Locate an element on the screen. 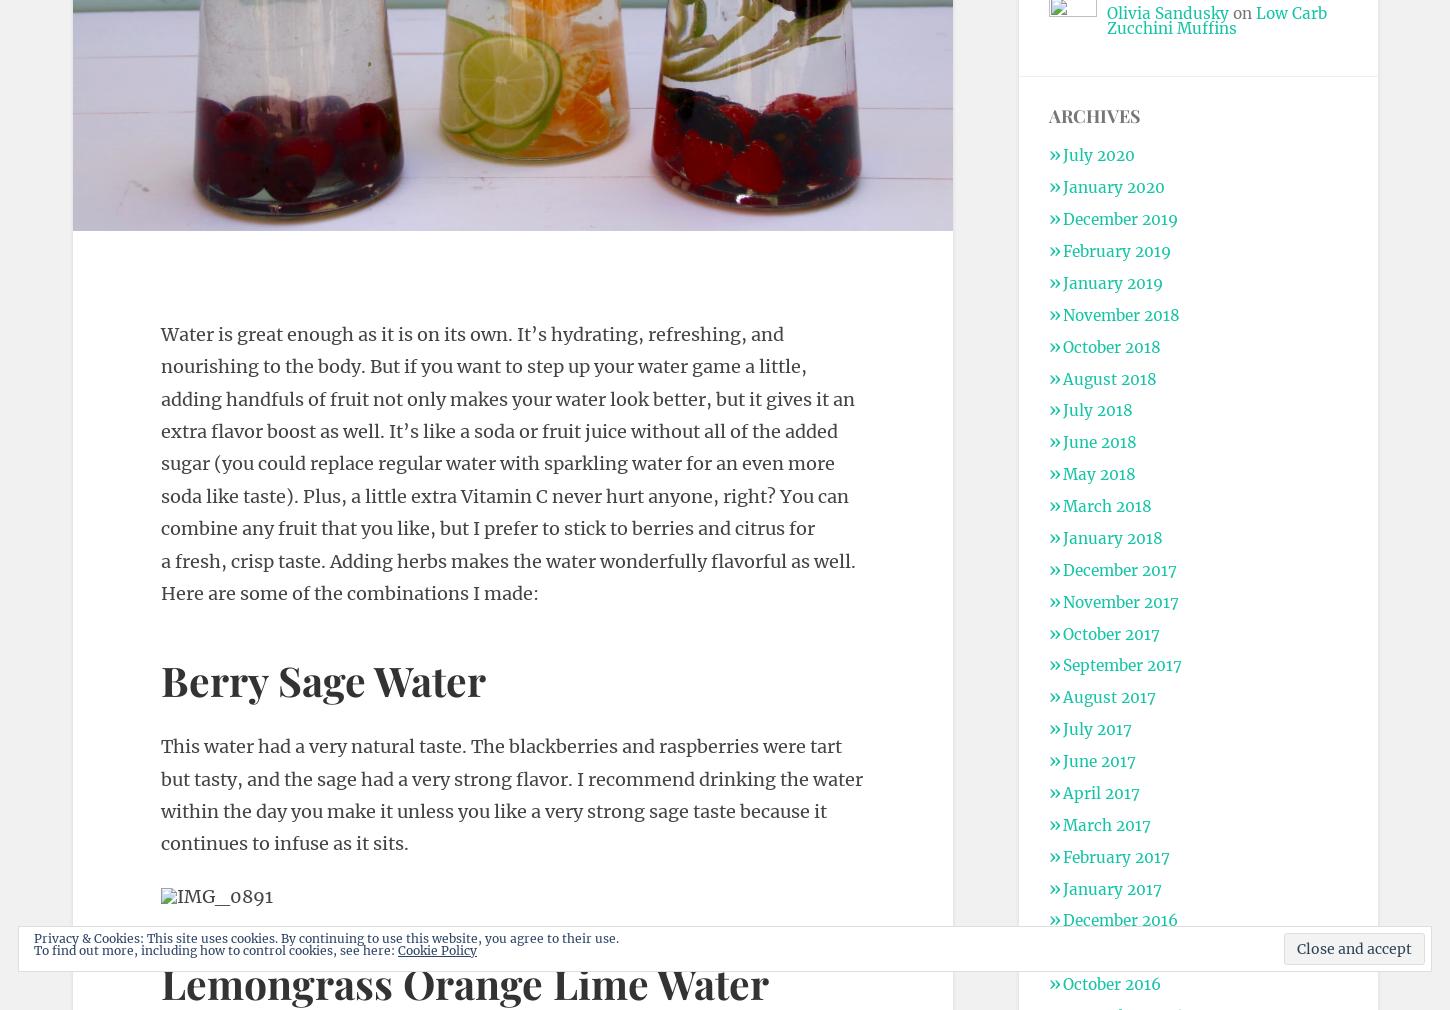  'October 2017' is located at coordinates (1109, 632).